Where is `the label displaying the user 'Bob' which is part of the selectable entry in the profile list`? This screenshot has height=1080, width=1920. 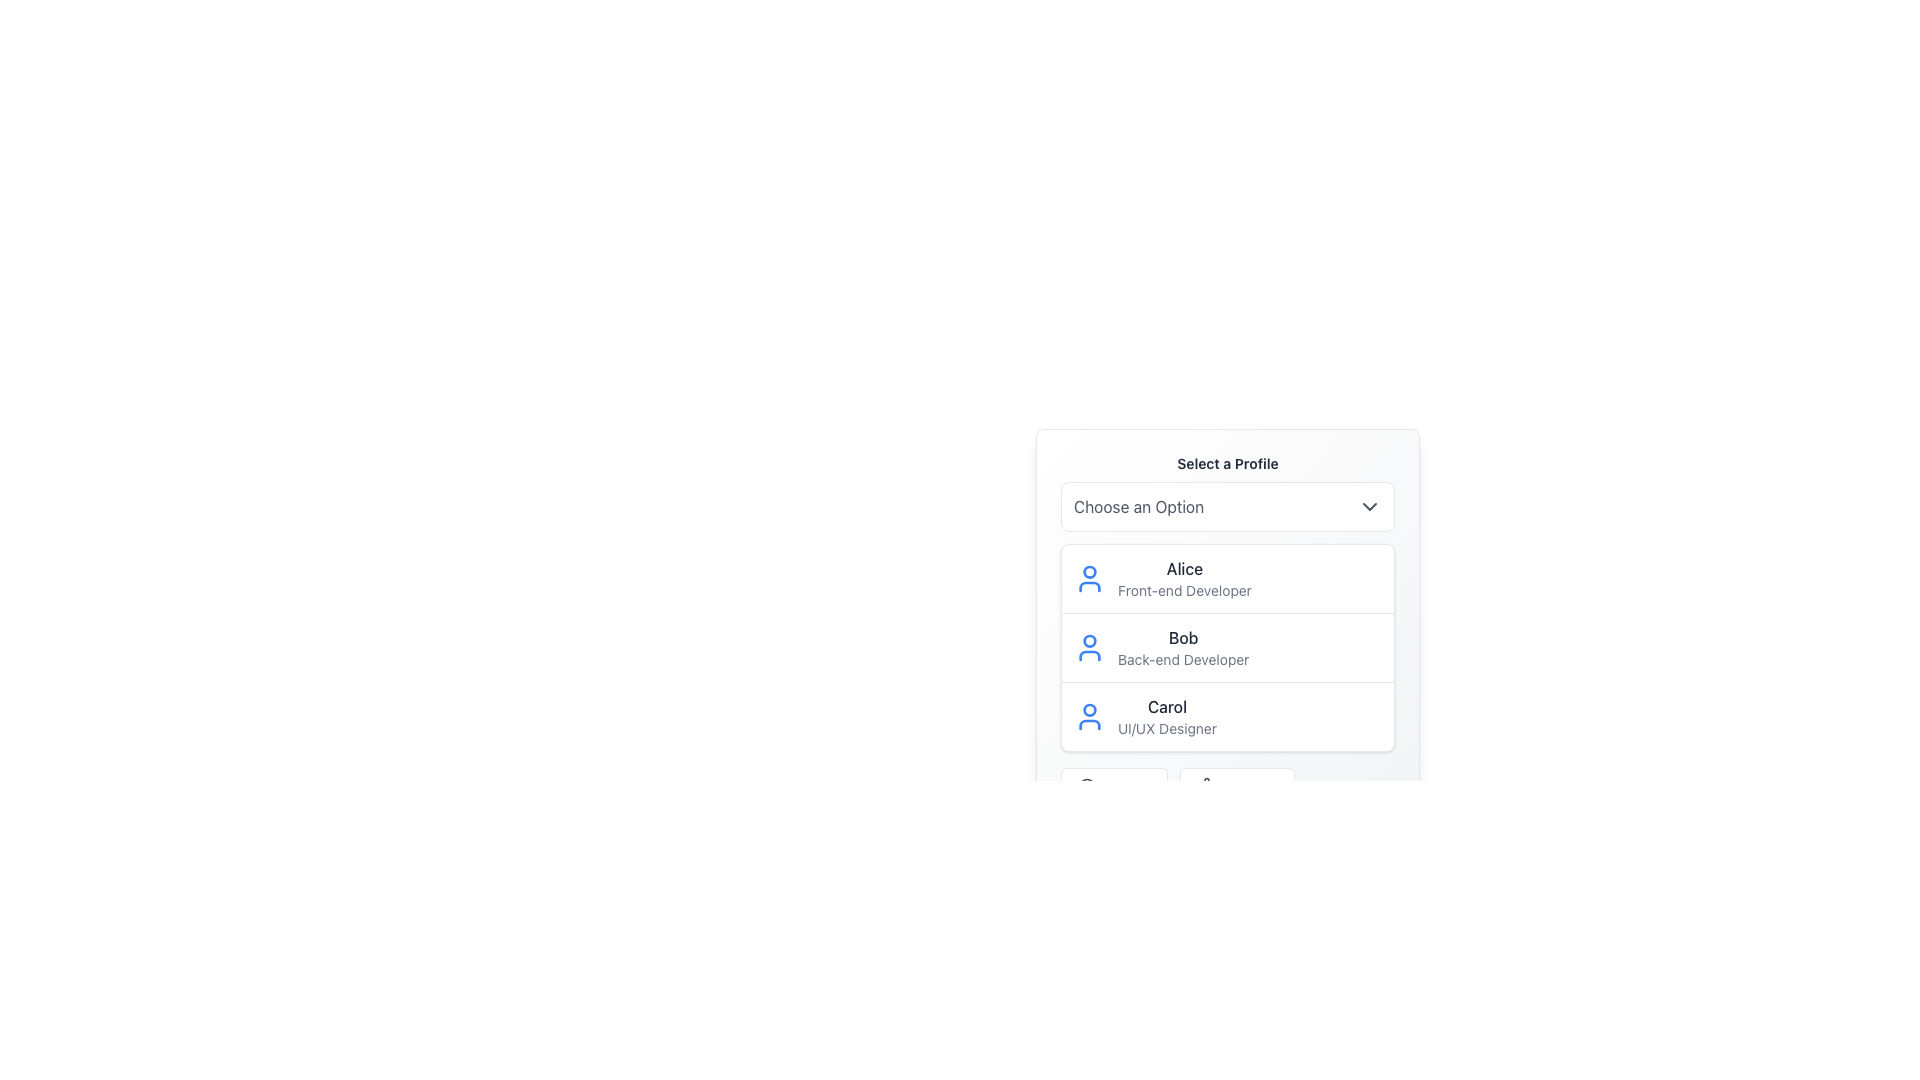
the label displaying the user 'Bob' which is part of the selectable entry in the profile list is located at coordinates (1161, 648).